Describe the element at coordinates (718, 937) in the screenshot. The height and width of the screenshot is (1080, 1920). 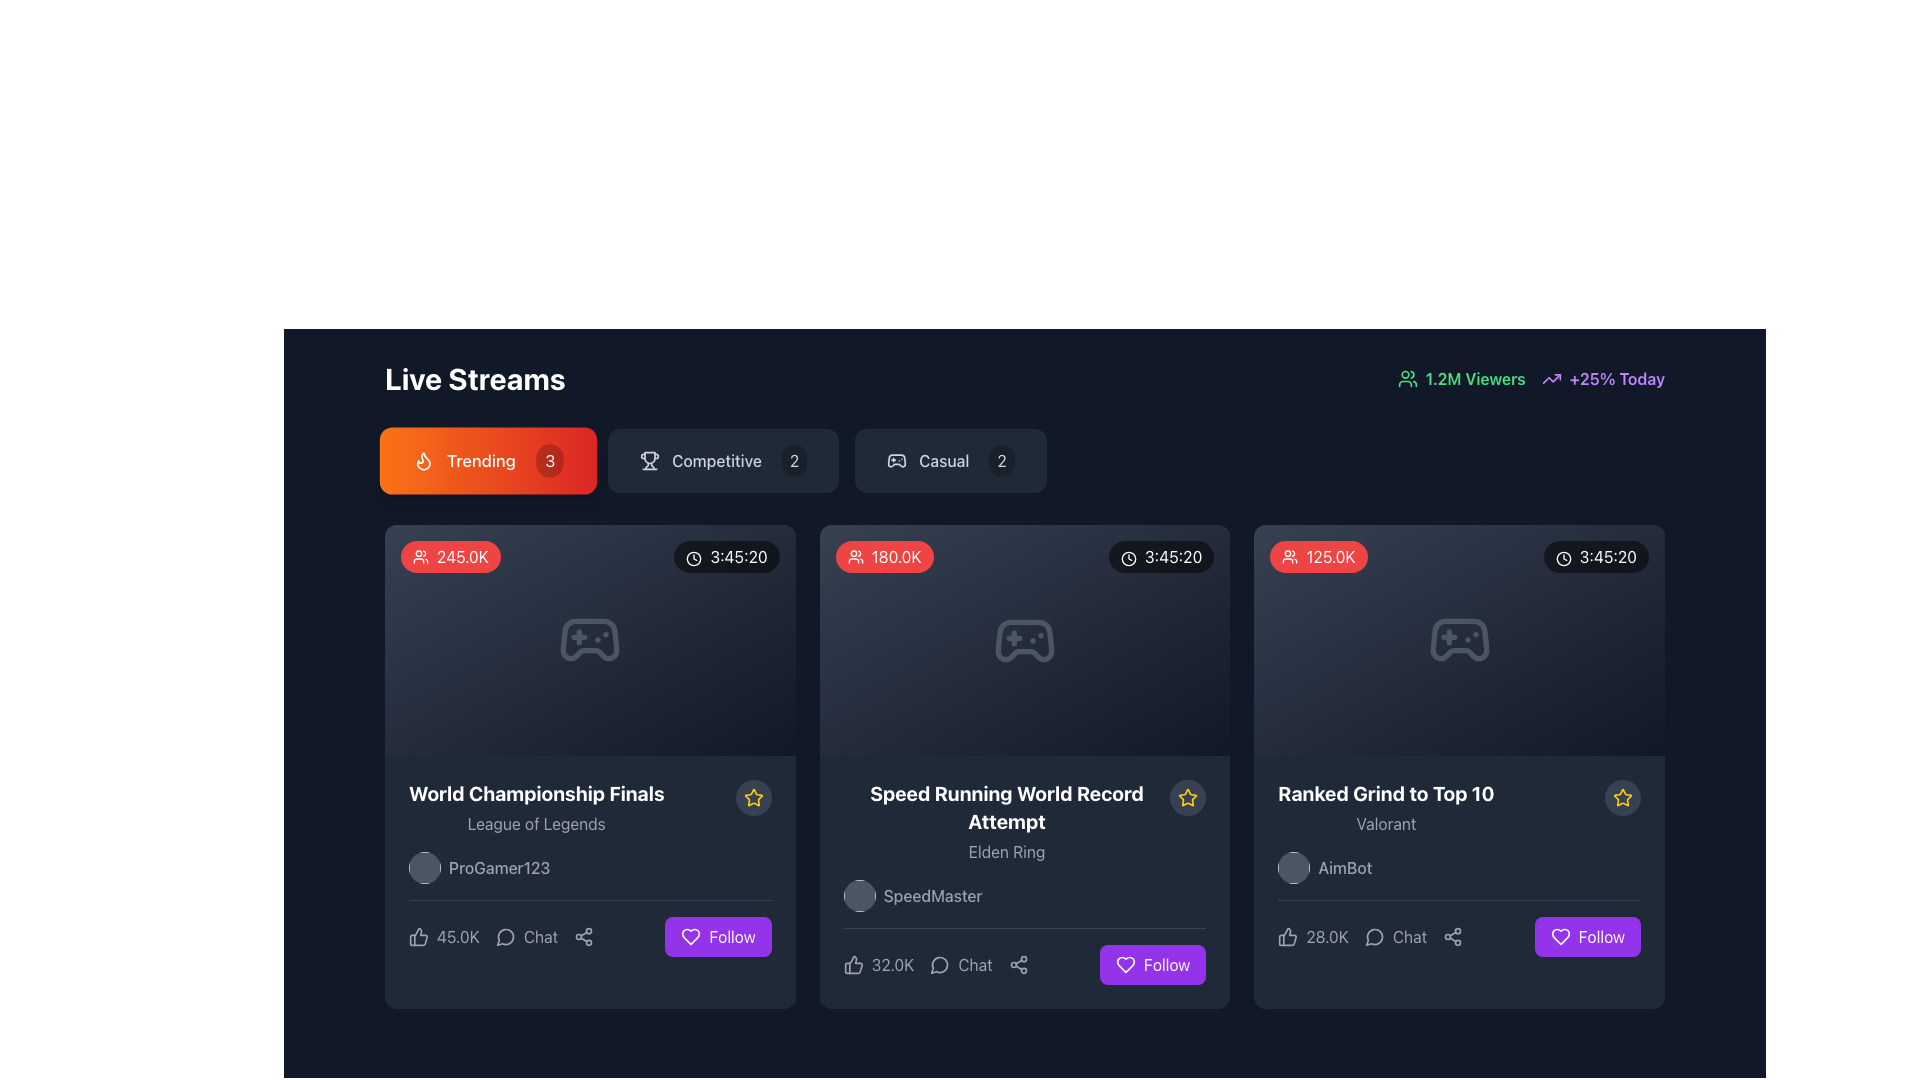
I see `the purple 'Follow' button with a white heart icon` at that location.